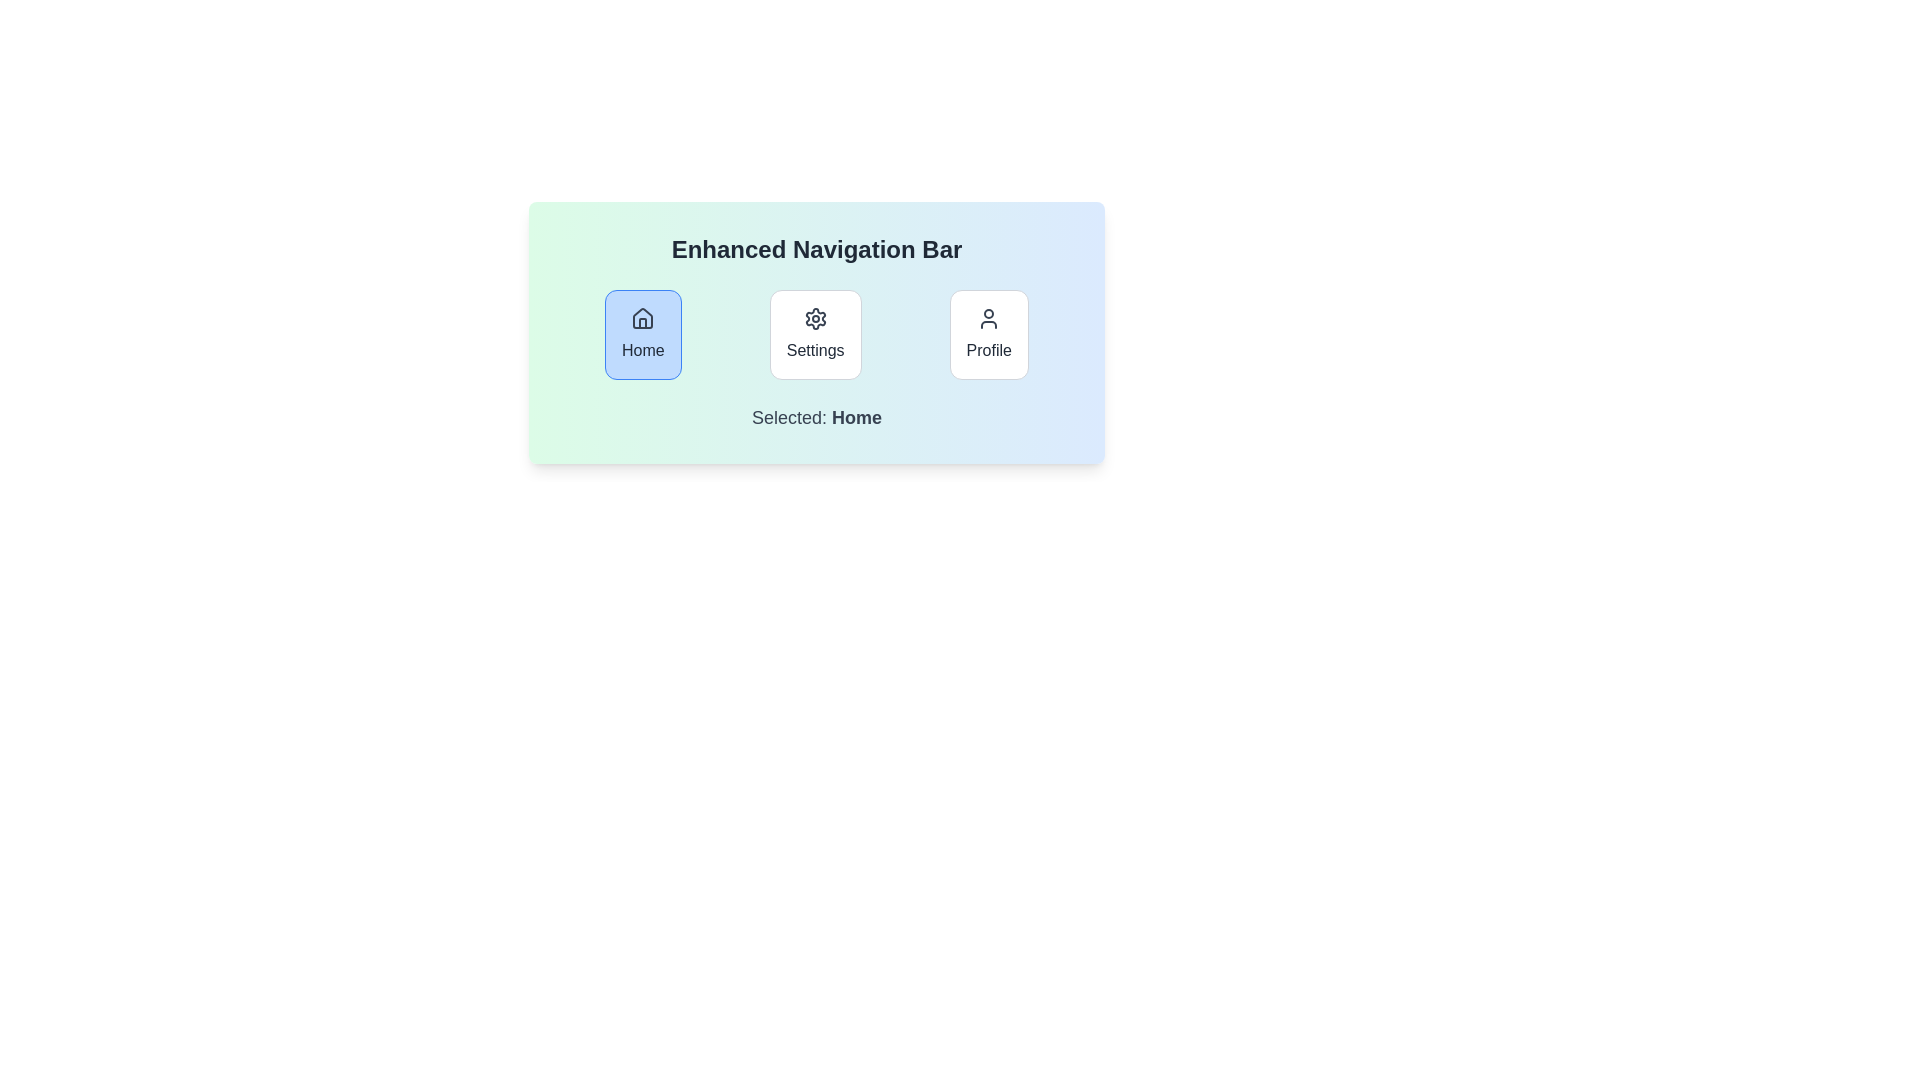 The width and height of the screenshot is (1920, 1080). Describe the element at coordinates (643, 317) in the screenshot. I see `the 'Home' SVG icon in the navigation bar, which guides users back to the main interface or dashboard` at that location.